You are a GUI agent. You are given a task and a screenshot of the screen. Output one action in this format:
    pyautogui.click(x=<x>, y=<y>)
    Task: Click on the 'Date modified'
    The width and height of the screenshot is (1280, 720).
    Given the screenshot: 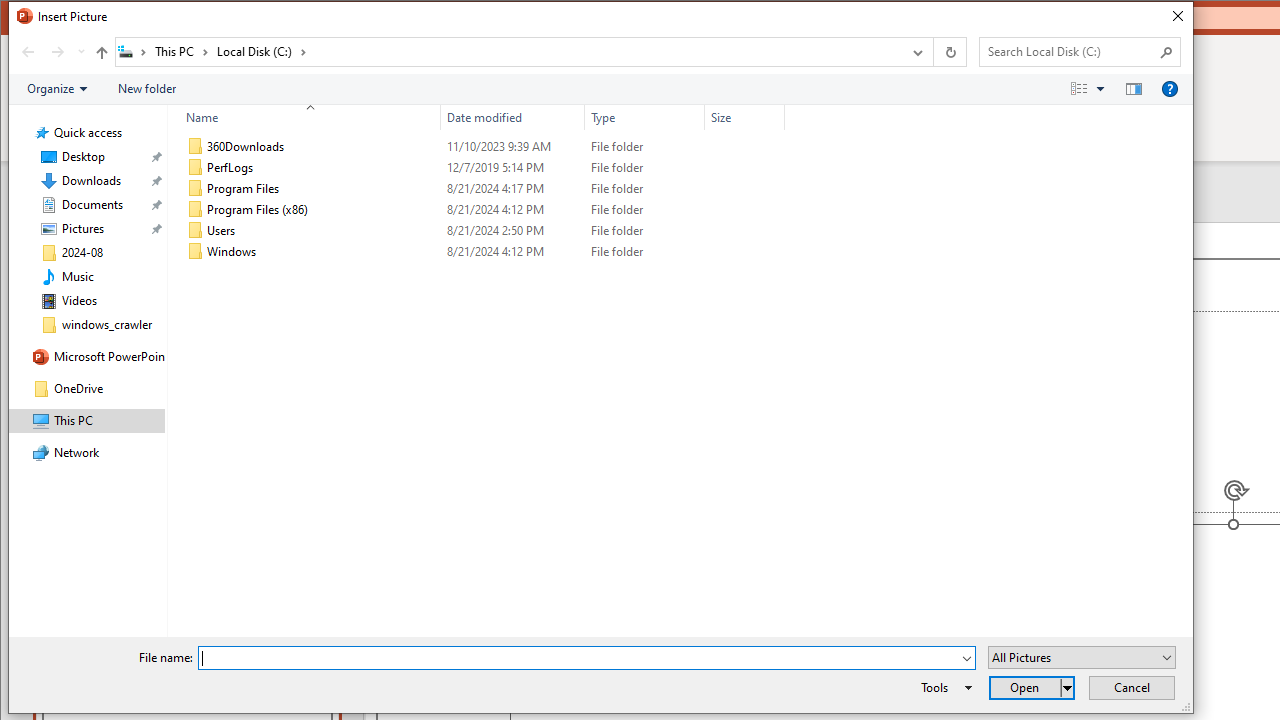 What is the action you would take?
    pyautogui.click(x=513, y=117)
    